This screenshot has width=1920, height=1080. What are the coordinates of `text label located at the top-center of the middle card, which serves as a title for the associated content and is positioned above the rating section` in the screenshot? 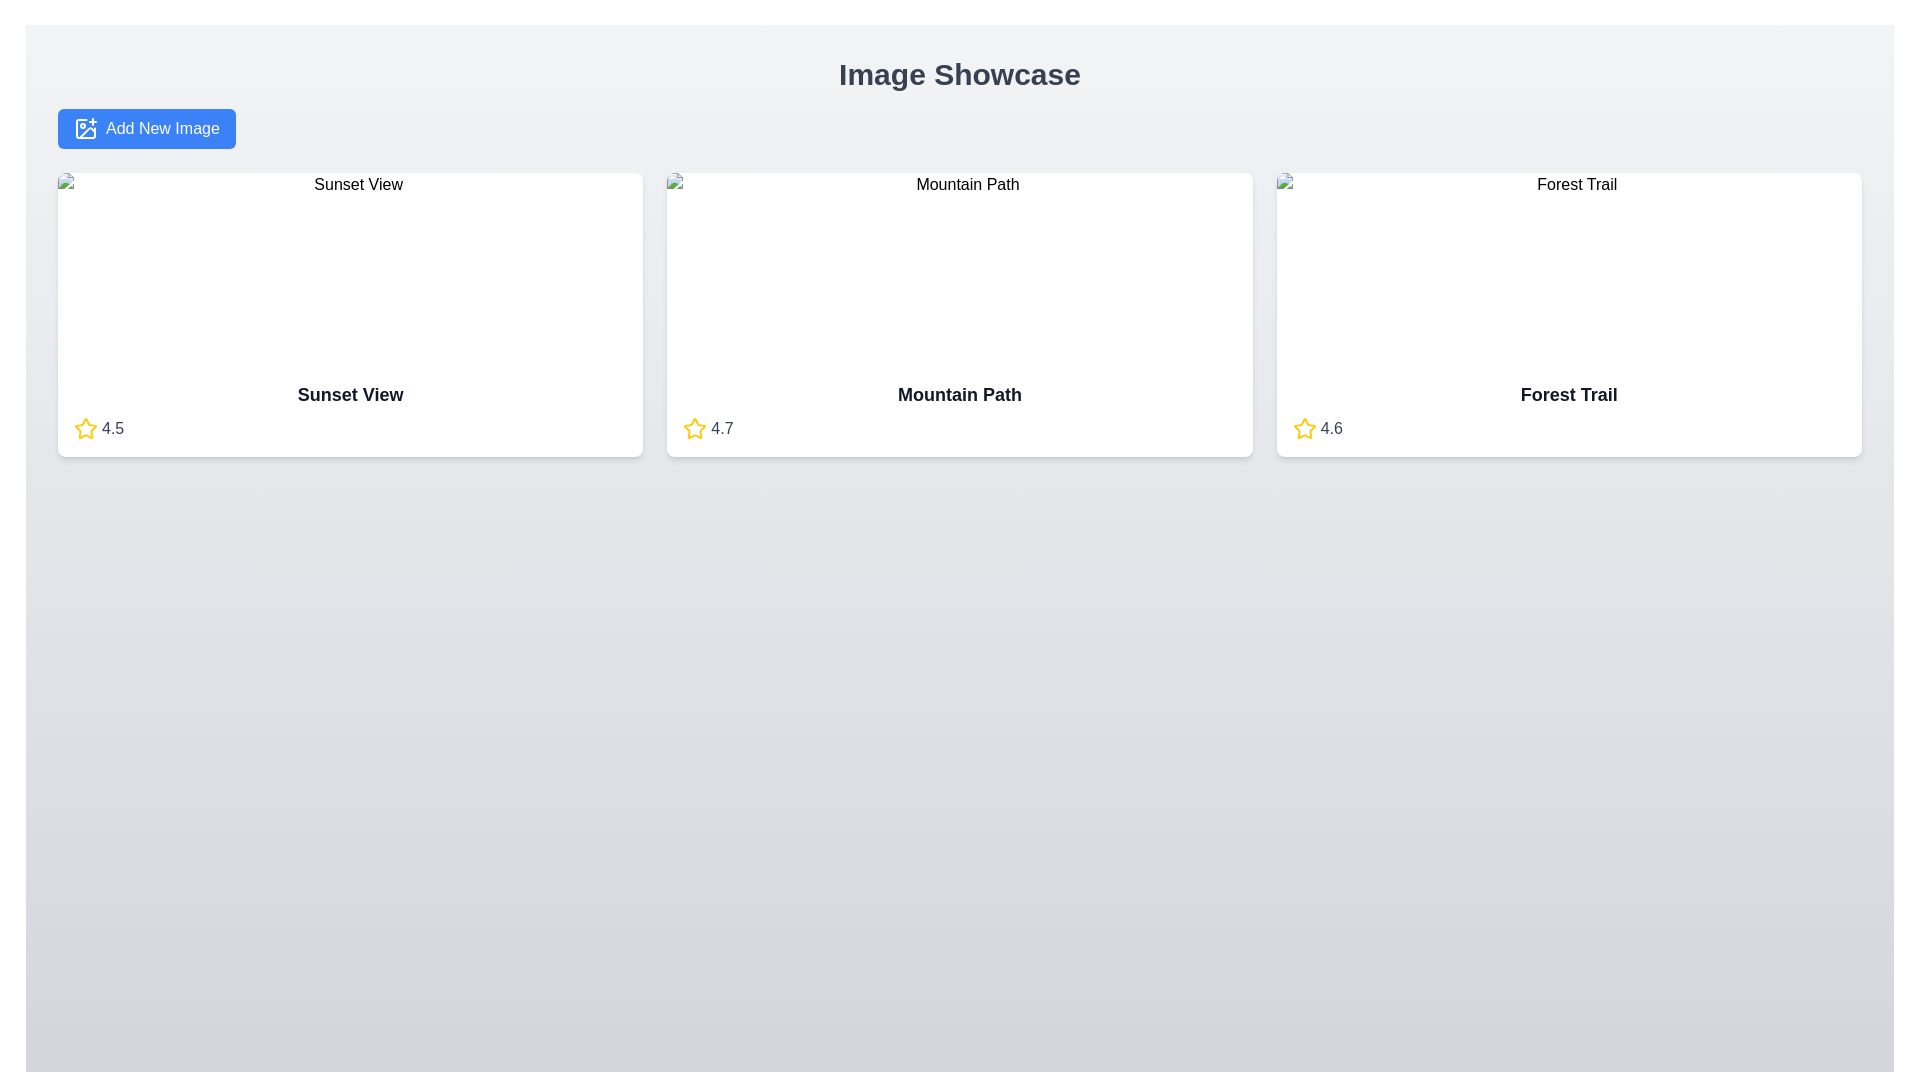 It's located at (960, 394).